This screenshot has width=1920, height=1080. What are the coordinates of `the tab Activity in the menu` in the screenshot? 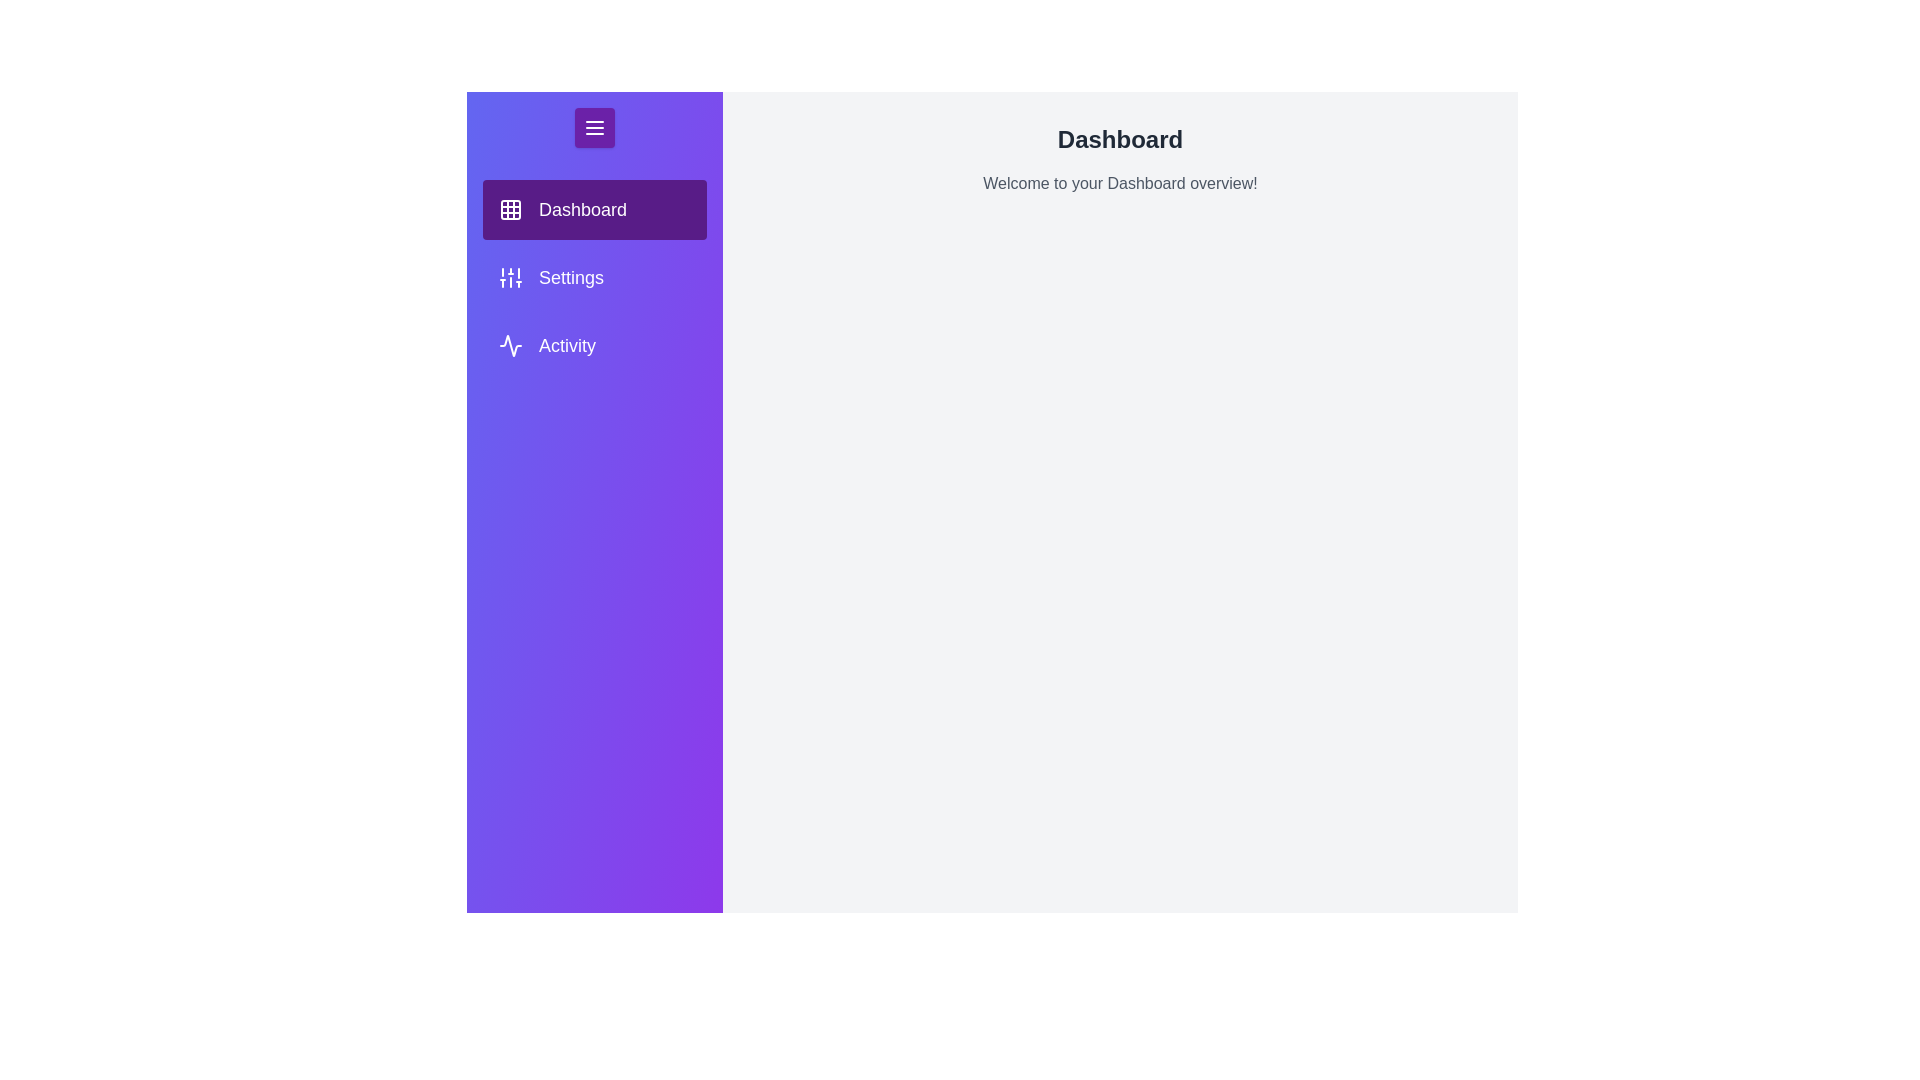 It's located at (594, 345).